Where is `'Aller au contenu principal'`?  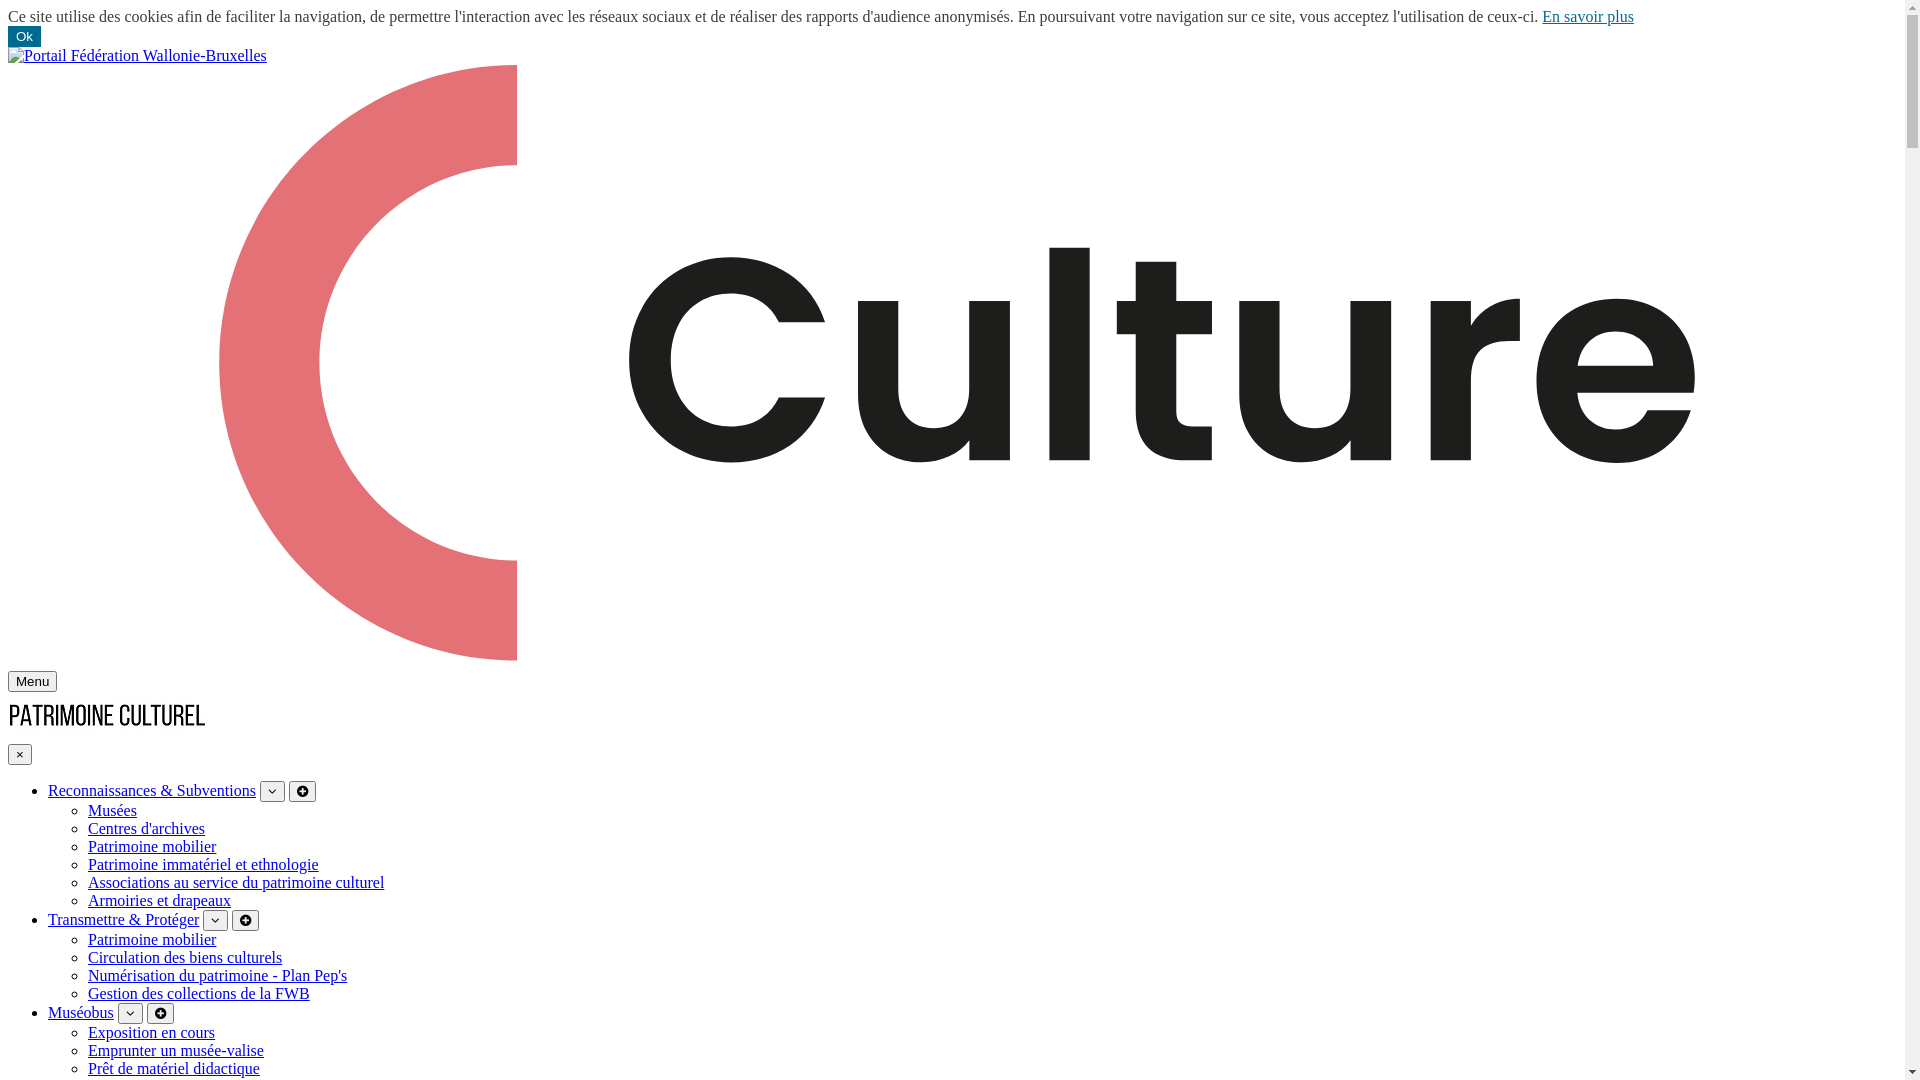
'Aller au contenu principal' is located at coordinates (7, 45).